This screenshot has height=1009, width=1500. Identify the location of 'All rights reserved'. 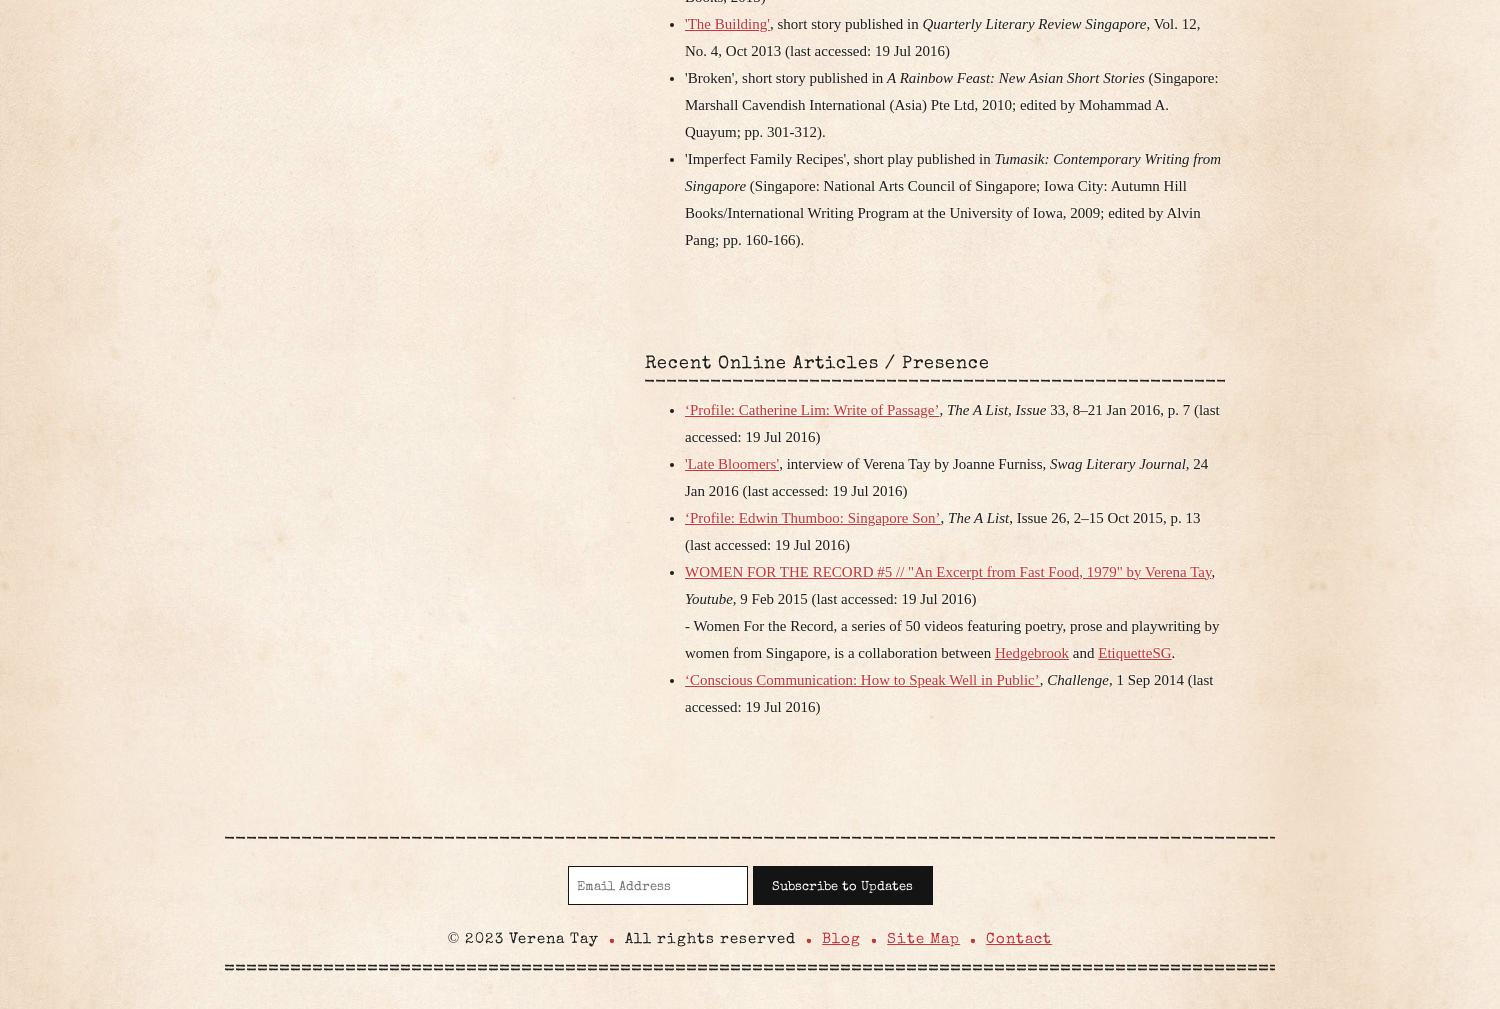
(709, 937).